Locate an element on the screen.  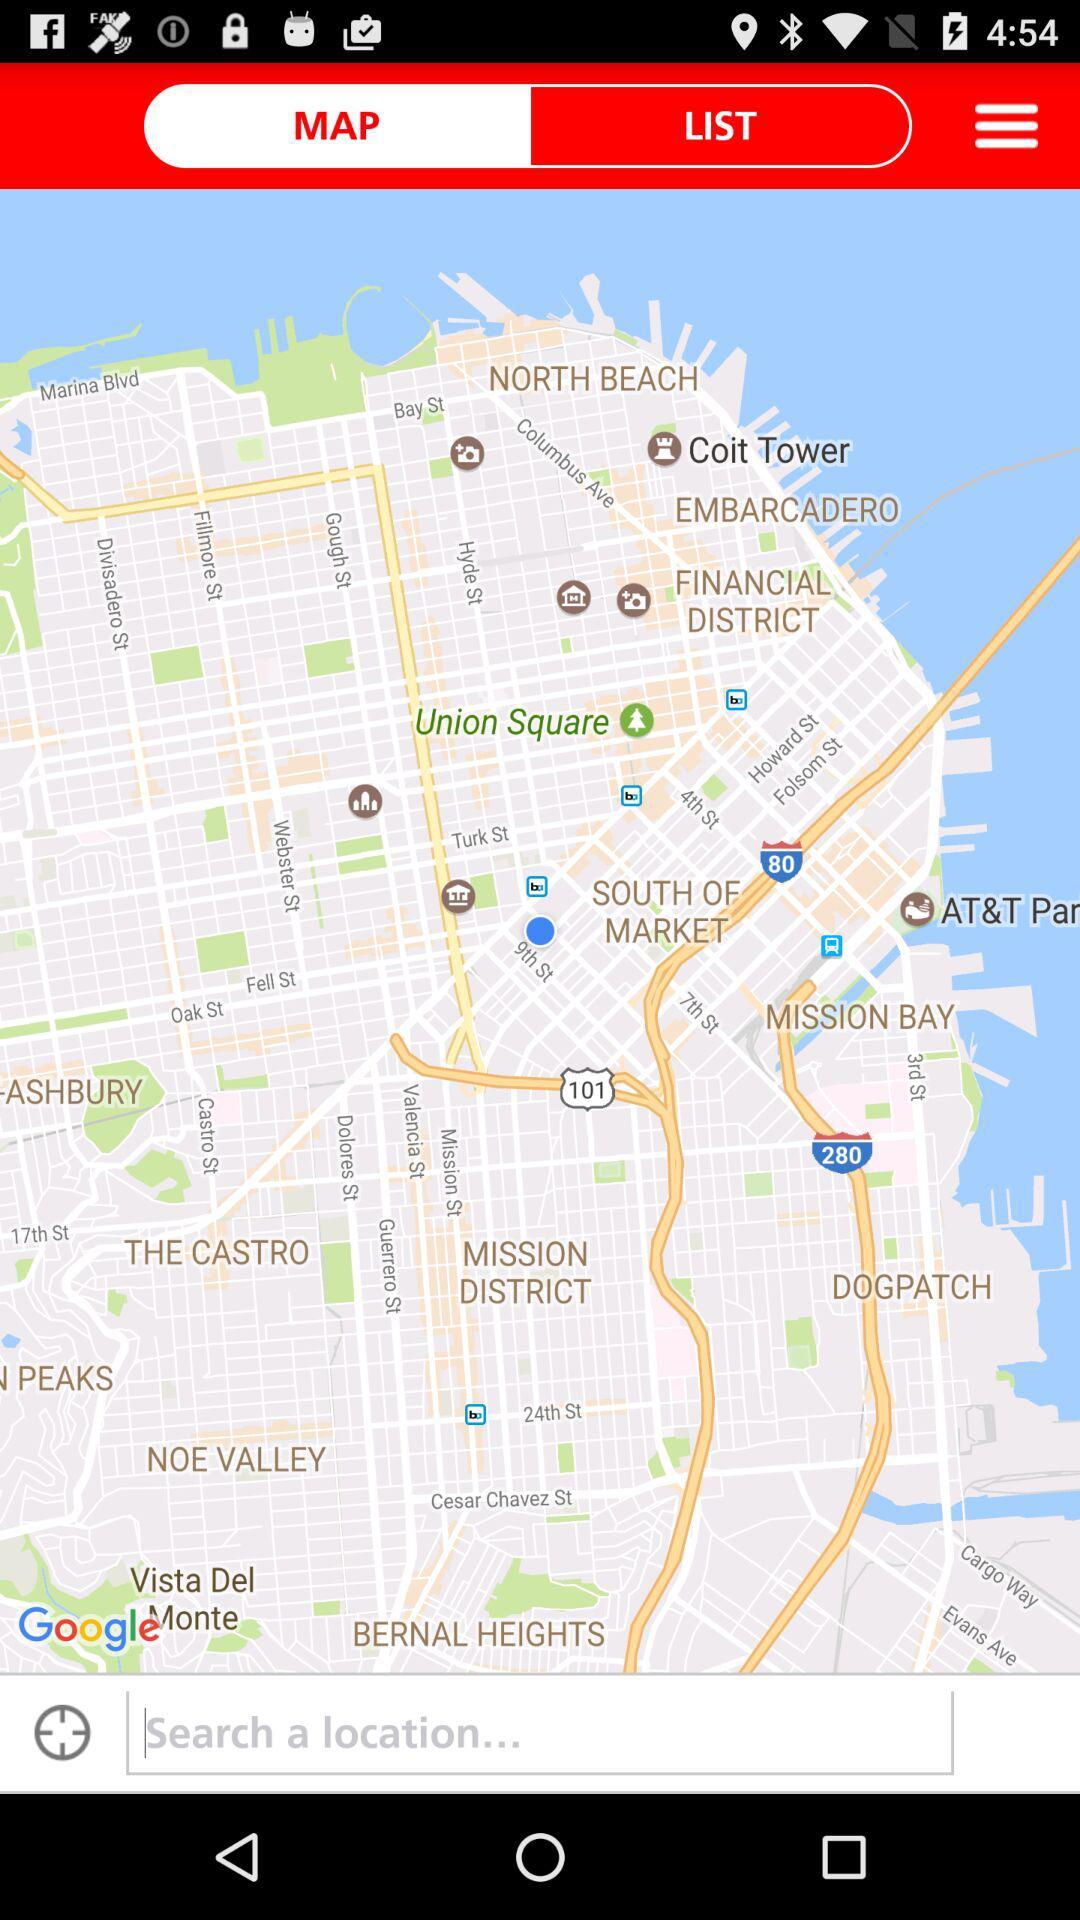
click on directional icon is located at coordinates (61, 1732).